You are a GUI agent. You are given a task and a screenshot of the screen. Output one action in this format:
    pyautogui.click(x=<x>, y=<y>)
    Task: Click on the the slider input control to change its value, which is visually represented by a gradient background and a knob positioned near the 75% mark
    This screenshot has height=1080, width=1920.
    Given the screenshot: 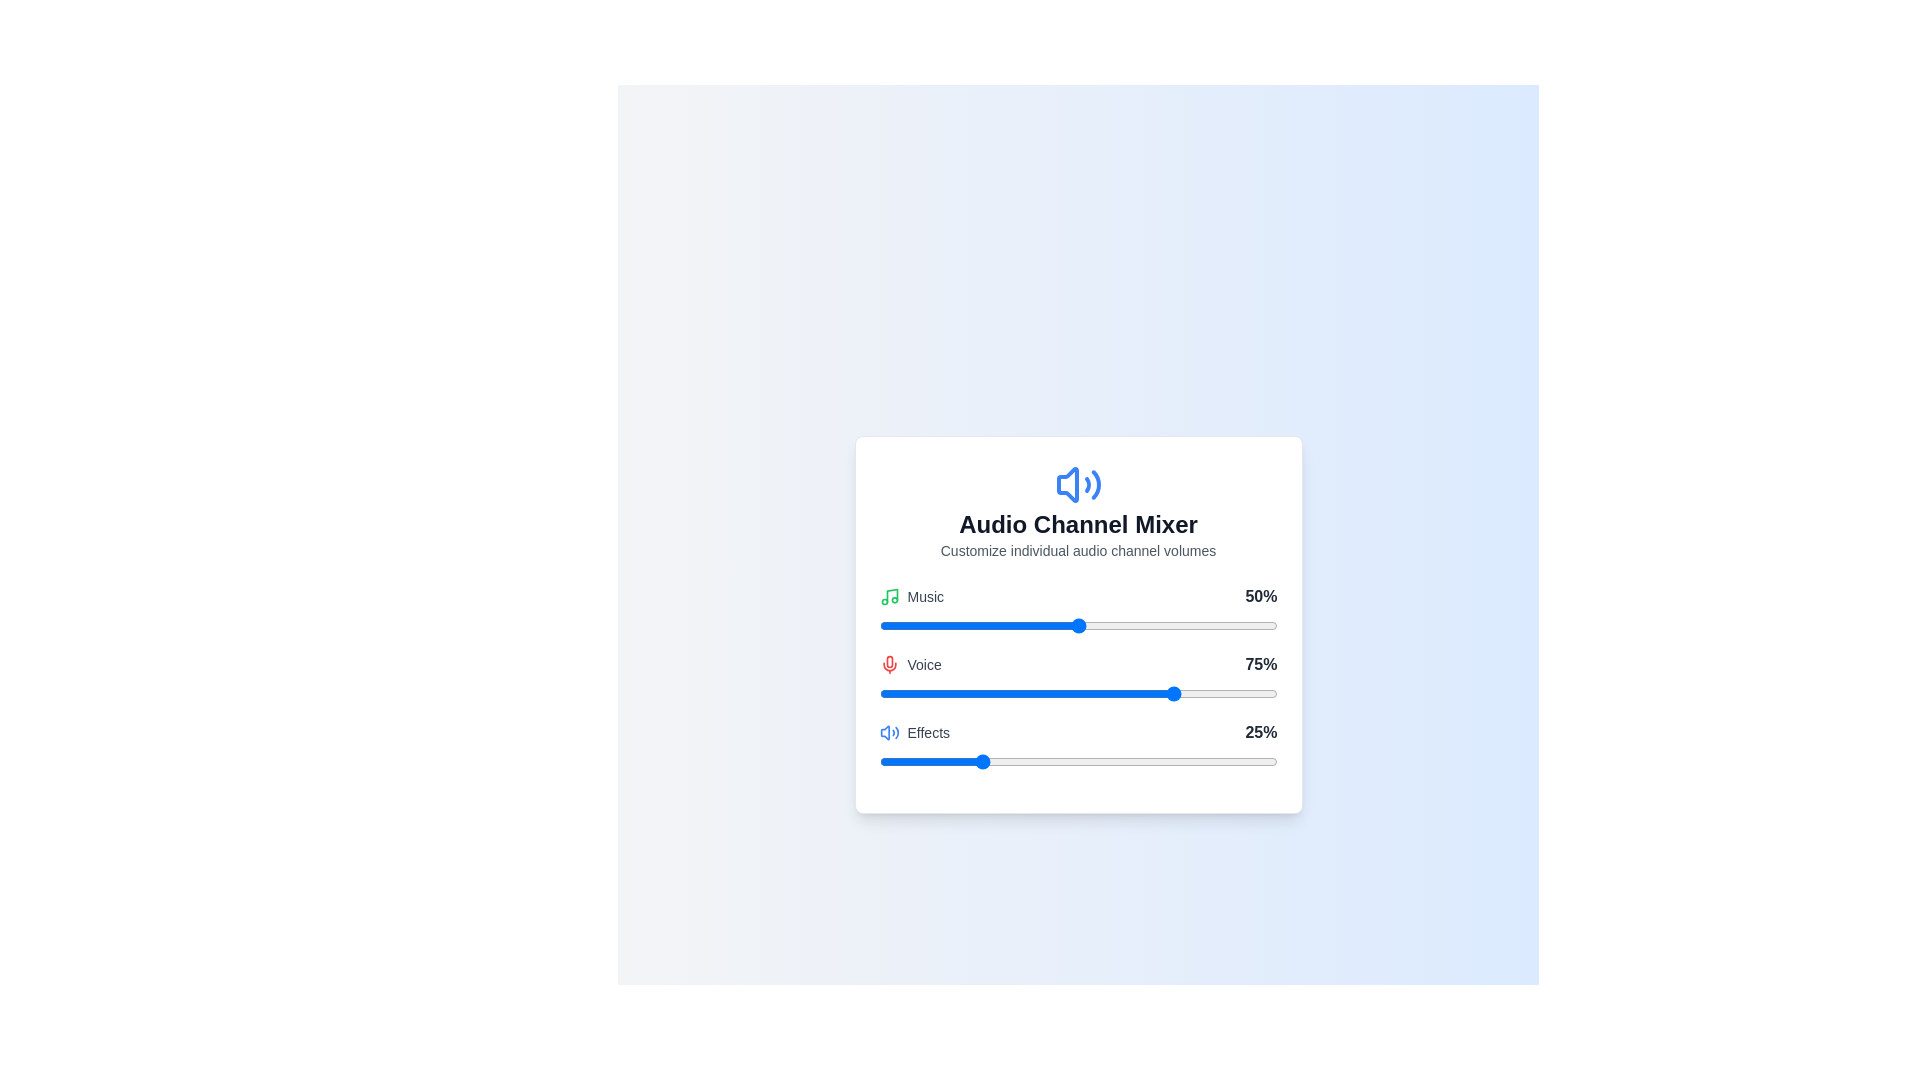 What is the action you would take?
    pyautogui.click(x=1077, y=693)
    